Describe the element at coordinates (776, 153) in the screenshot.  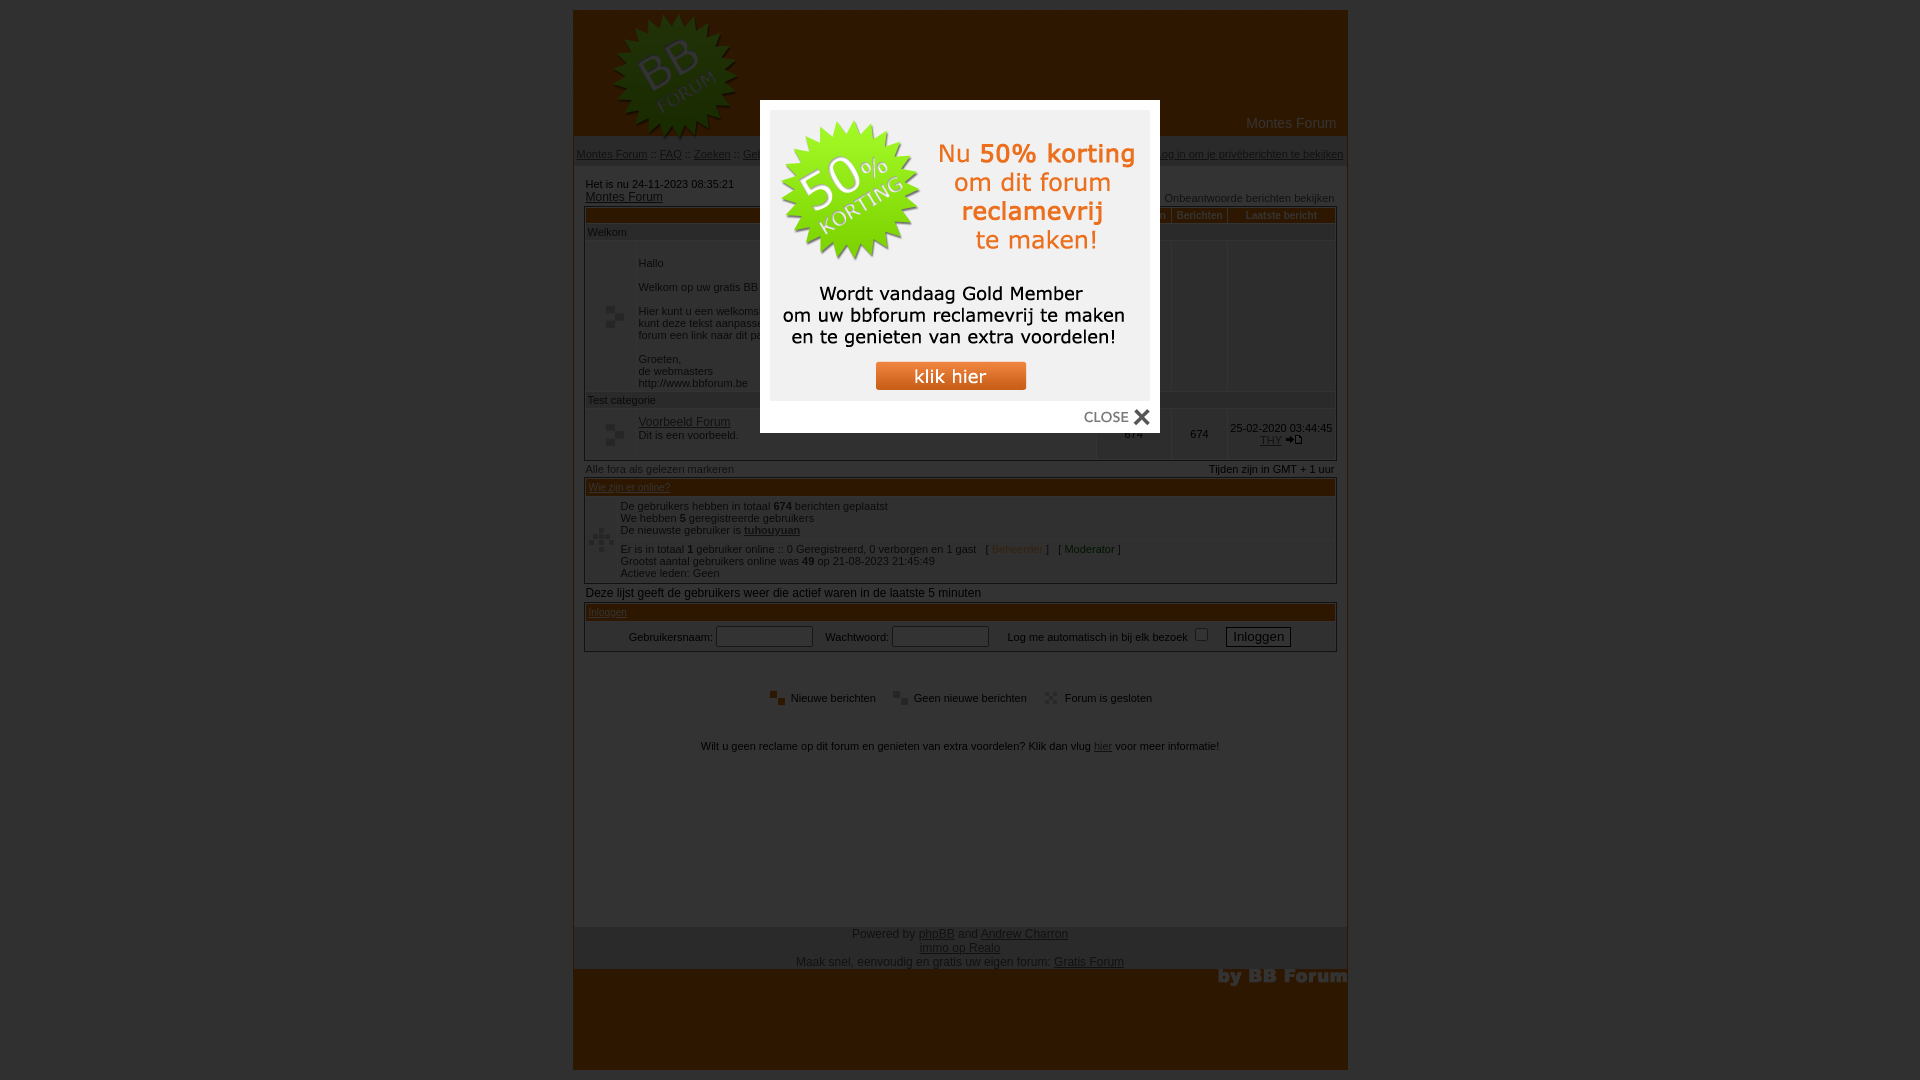
I see `'Gebruikerslijst'` at that location.